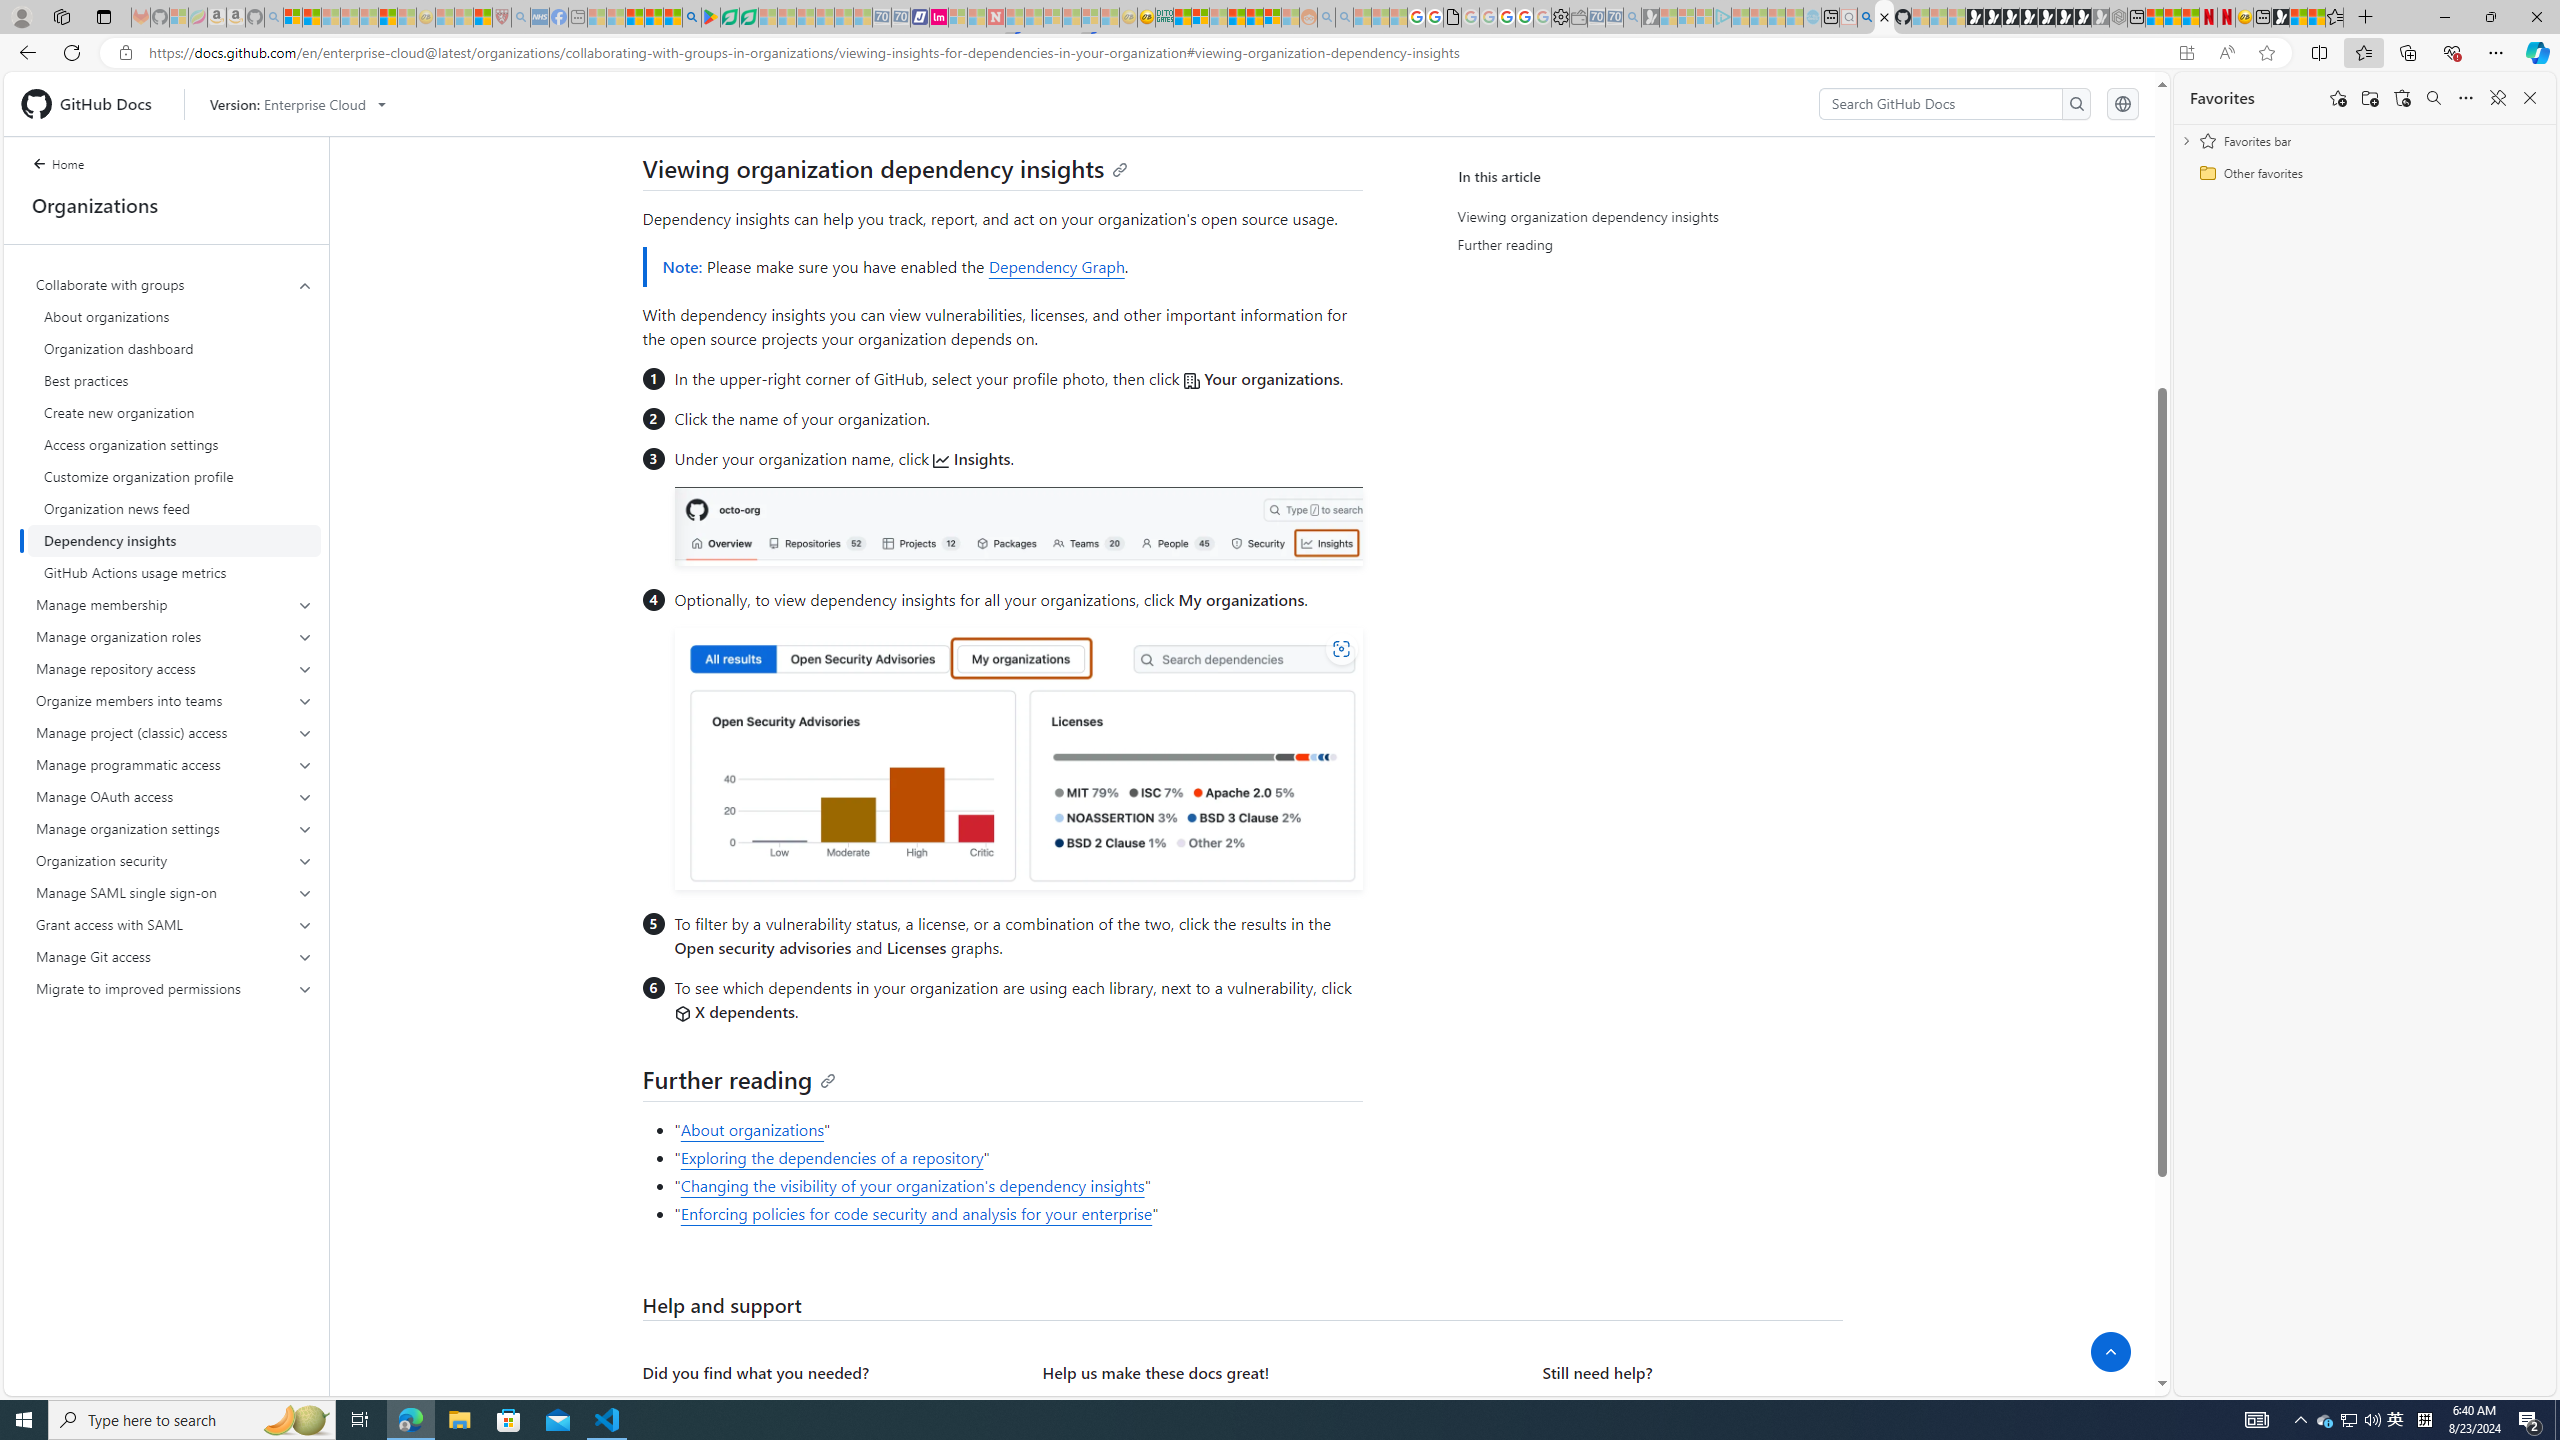 The image size is (2560, 1440). Describe the element at coordinates (2530, 96) in the screenshot. I see `'Close favorites'` at that location.